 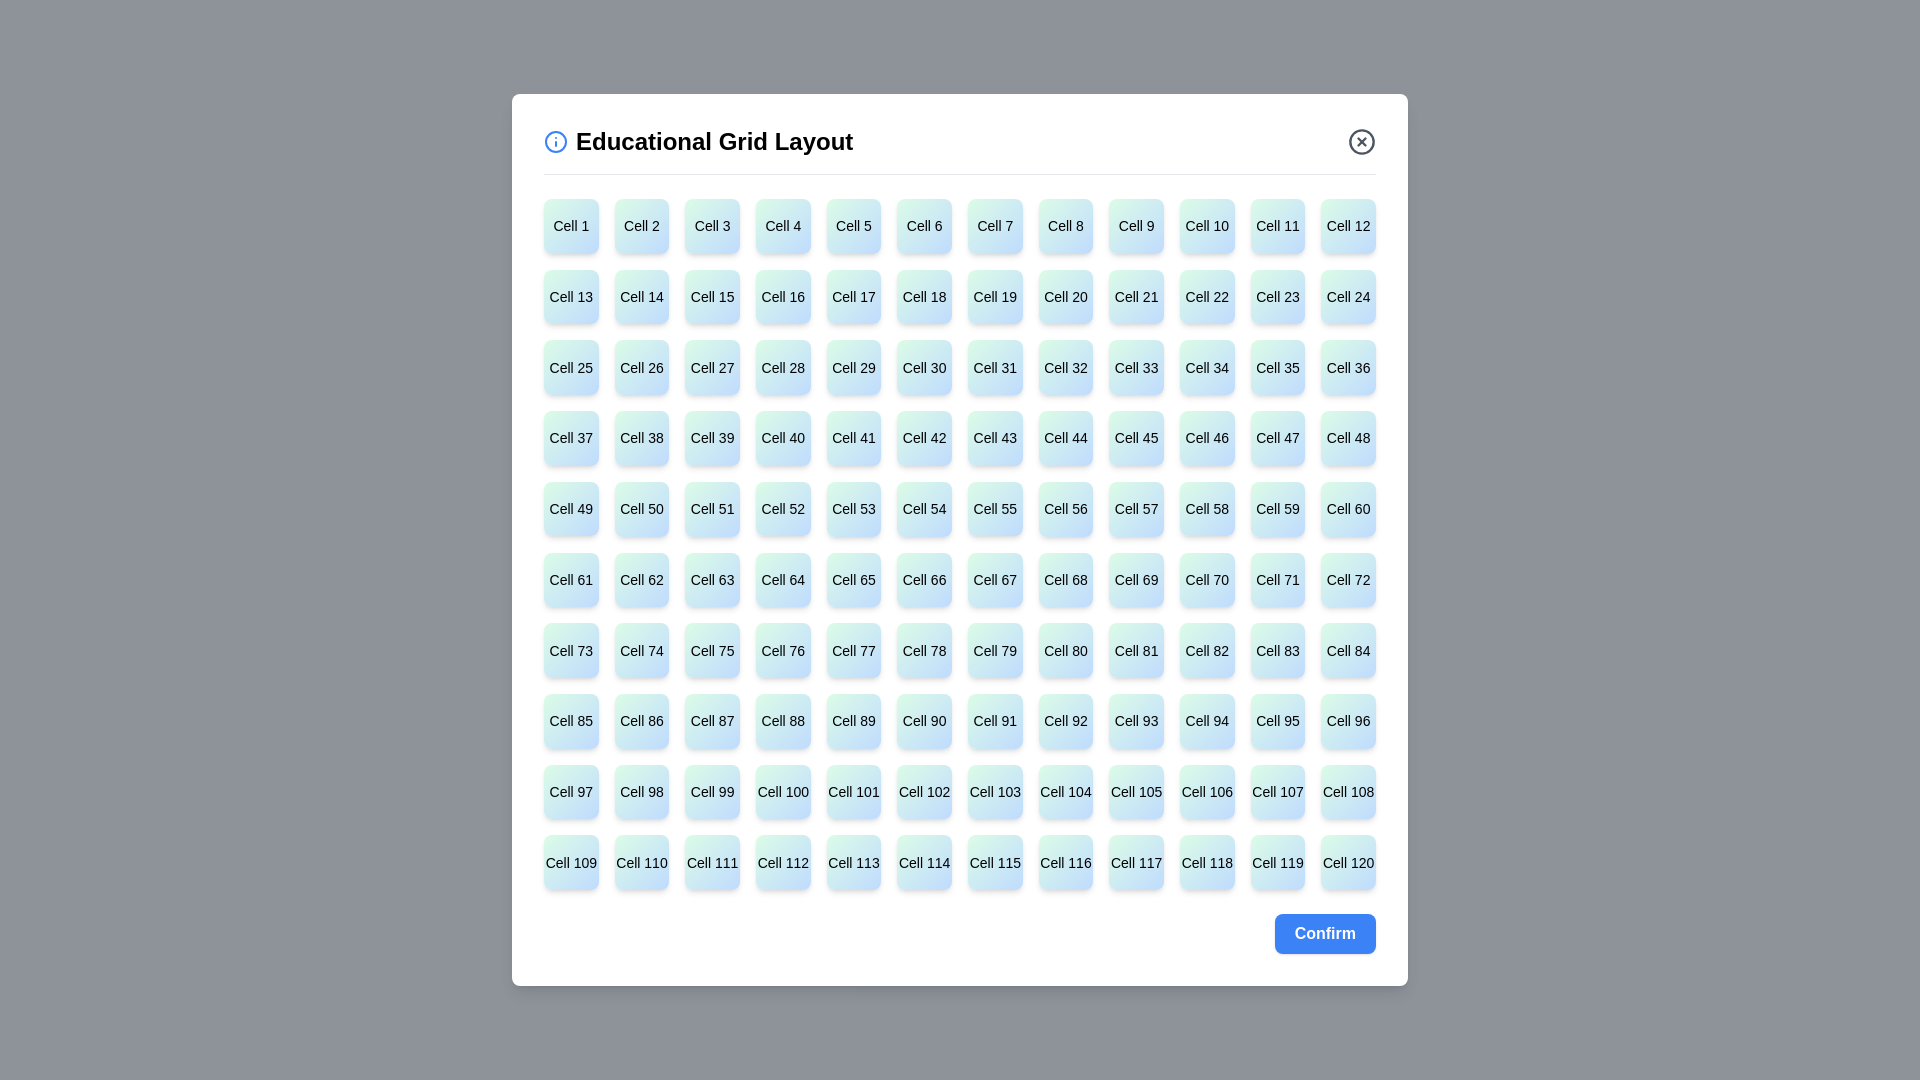 What do you see at coordinates (1361, 141) in the screenshot?
I see `close button in the top-right corner of the dialog` at bounding box center [1361, 141].